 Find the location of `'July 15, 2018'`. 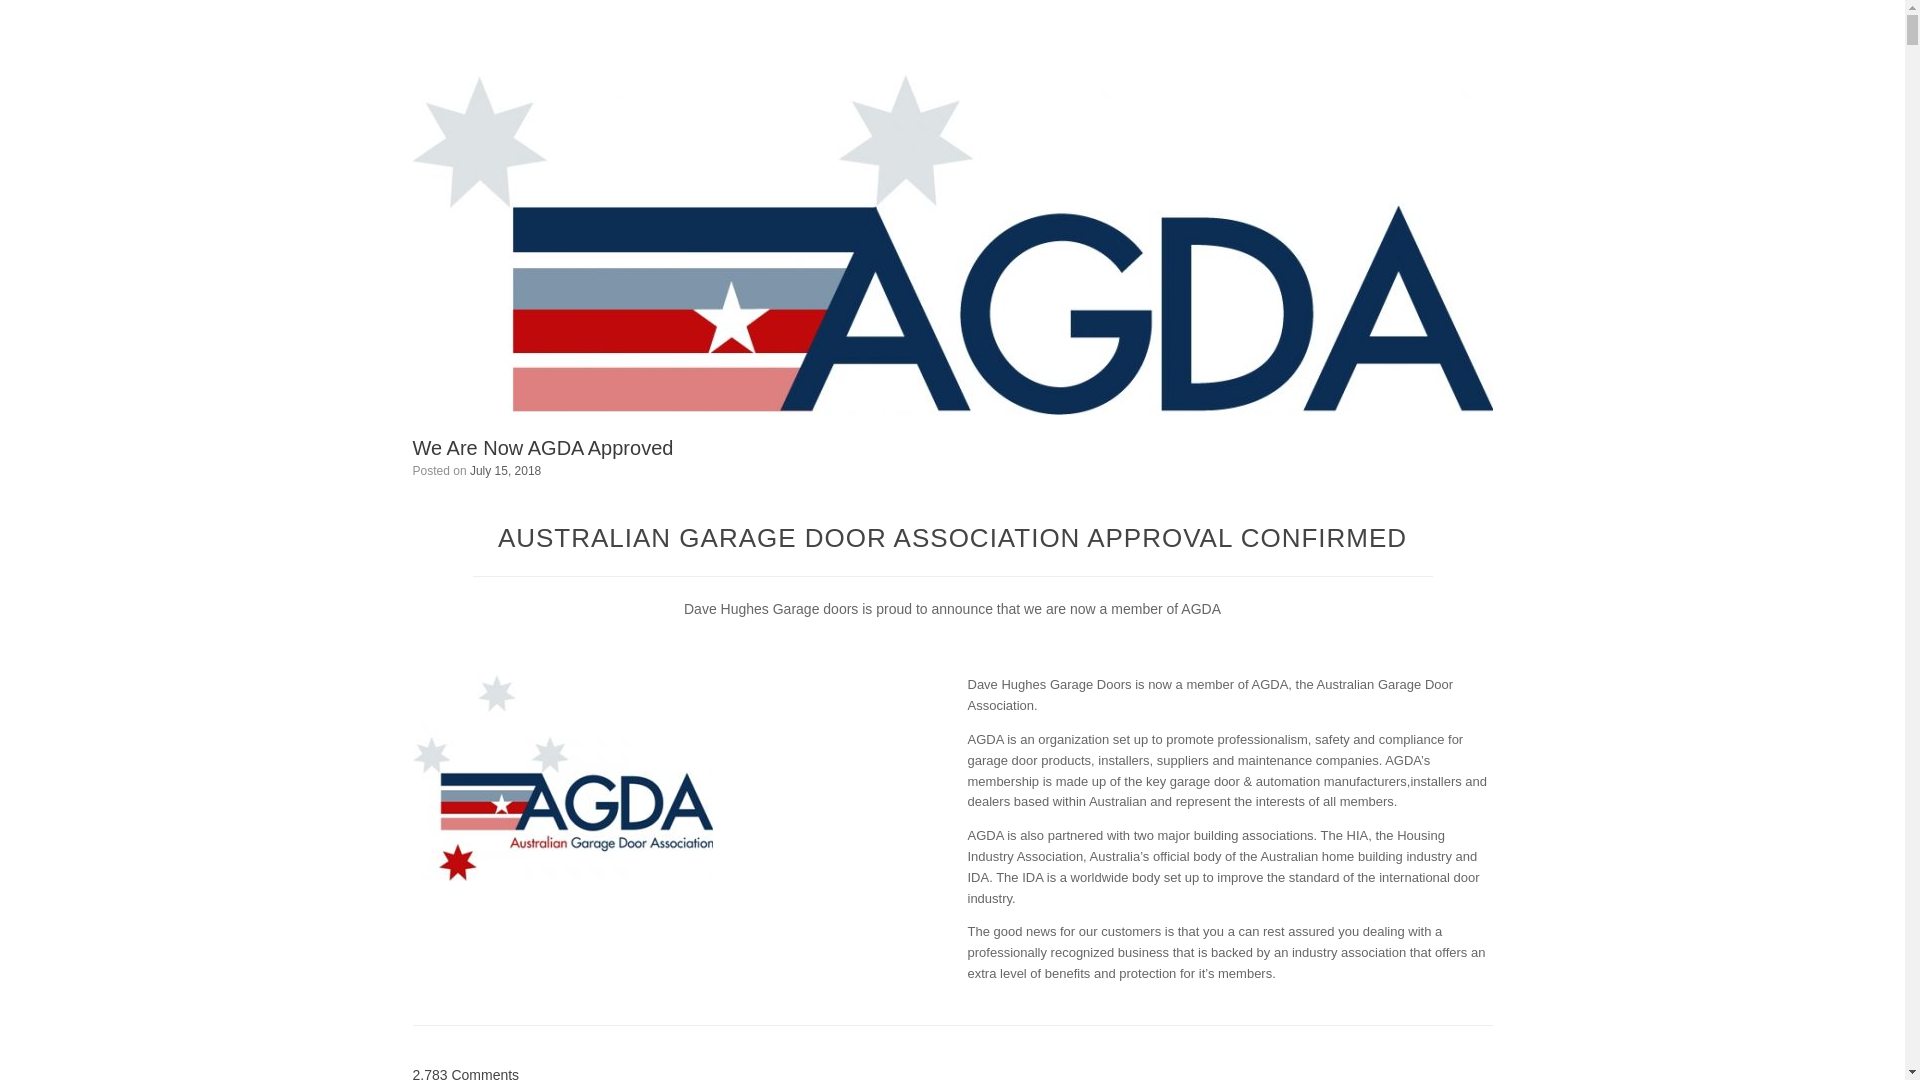

'July 15, 2018' is located at coordinates (505, 470).